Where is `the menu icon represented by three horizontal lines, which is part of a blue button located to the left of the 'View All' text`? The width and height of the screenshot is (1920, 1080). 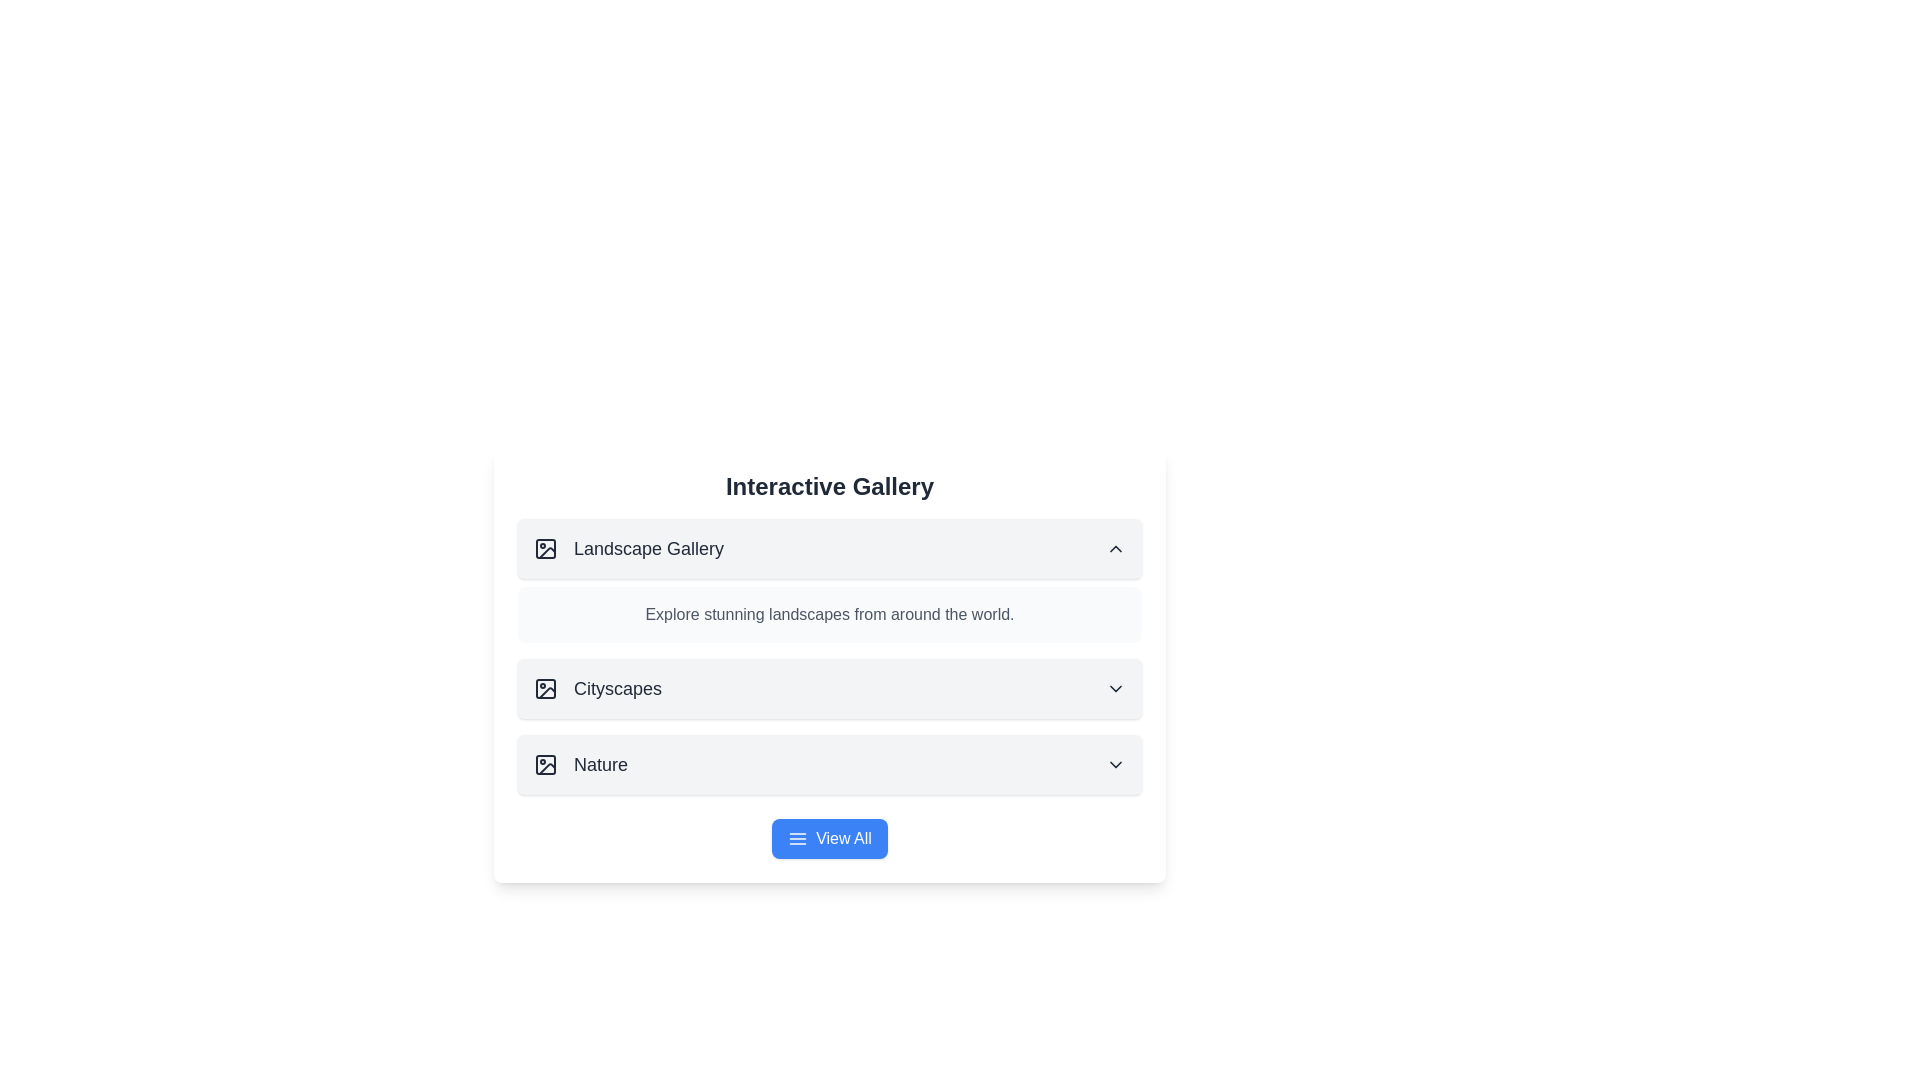
the menu icon represented by three horizontal lines, which is part of a blue button located to the left of the 'View All' text is located at coordinates (797, 839).